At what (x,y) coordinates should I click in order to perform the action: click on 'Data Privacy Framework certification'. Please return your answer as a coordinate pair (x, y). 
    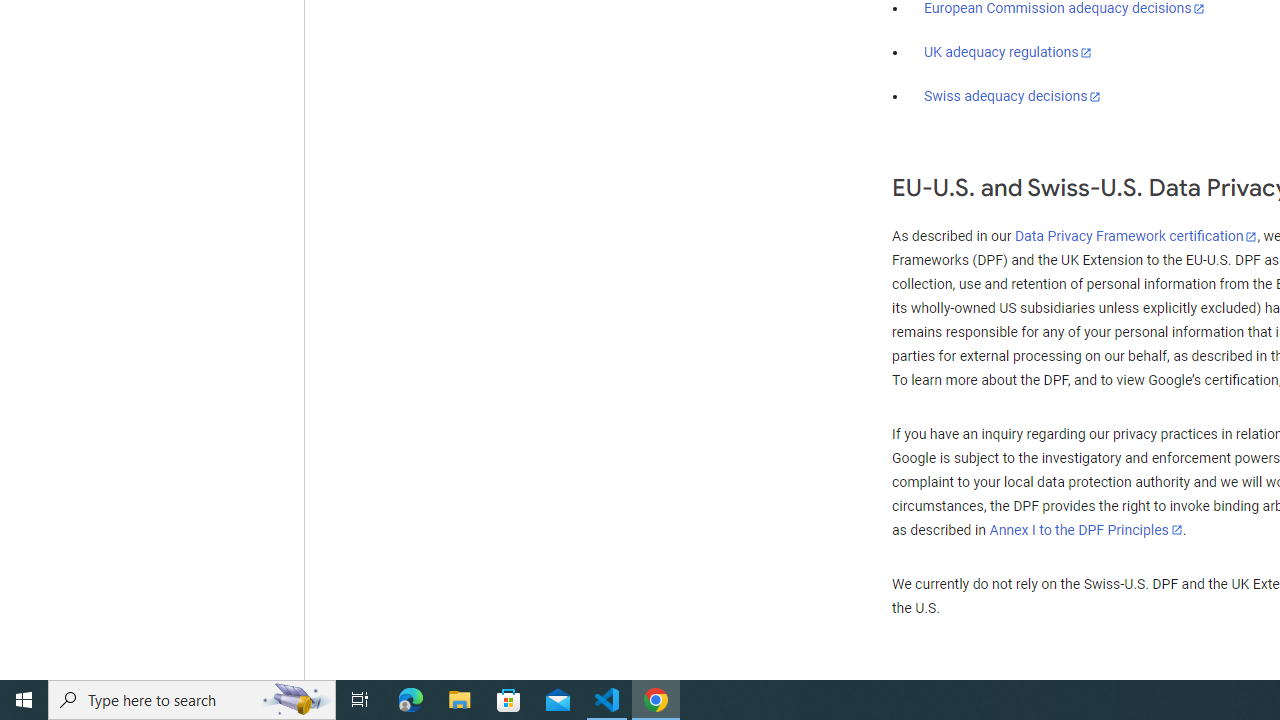
    Looking at the image, I should click on (1136, 236).